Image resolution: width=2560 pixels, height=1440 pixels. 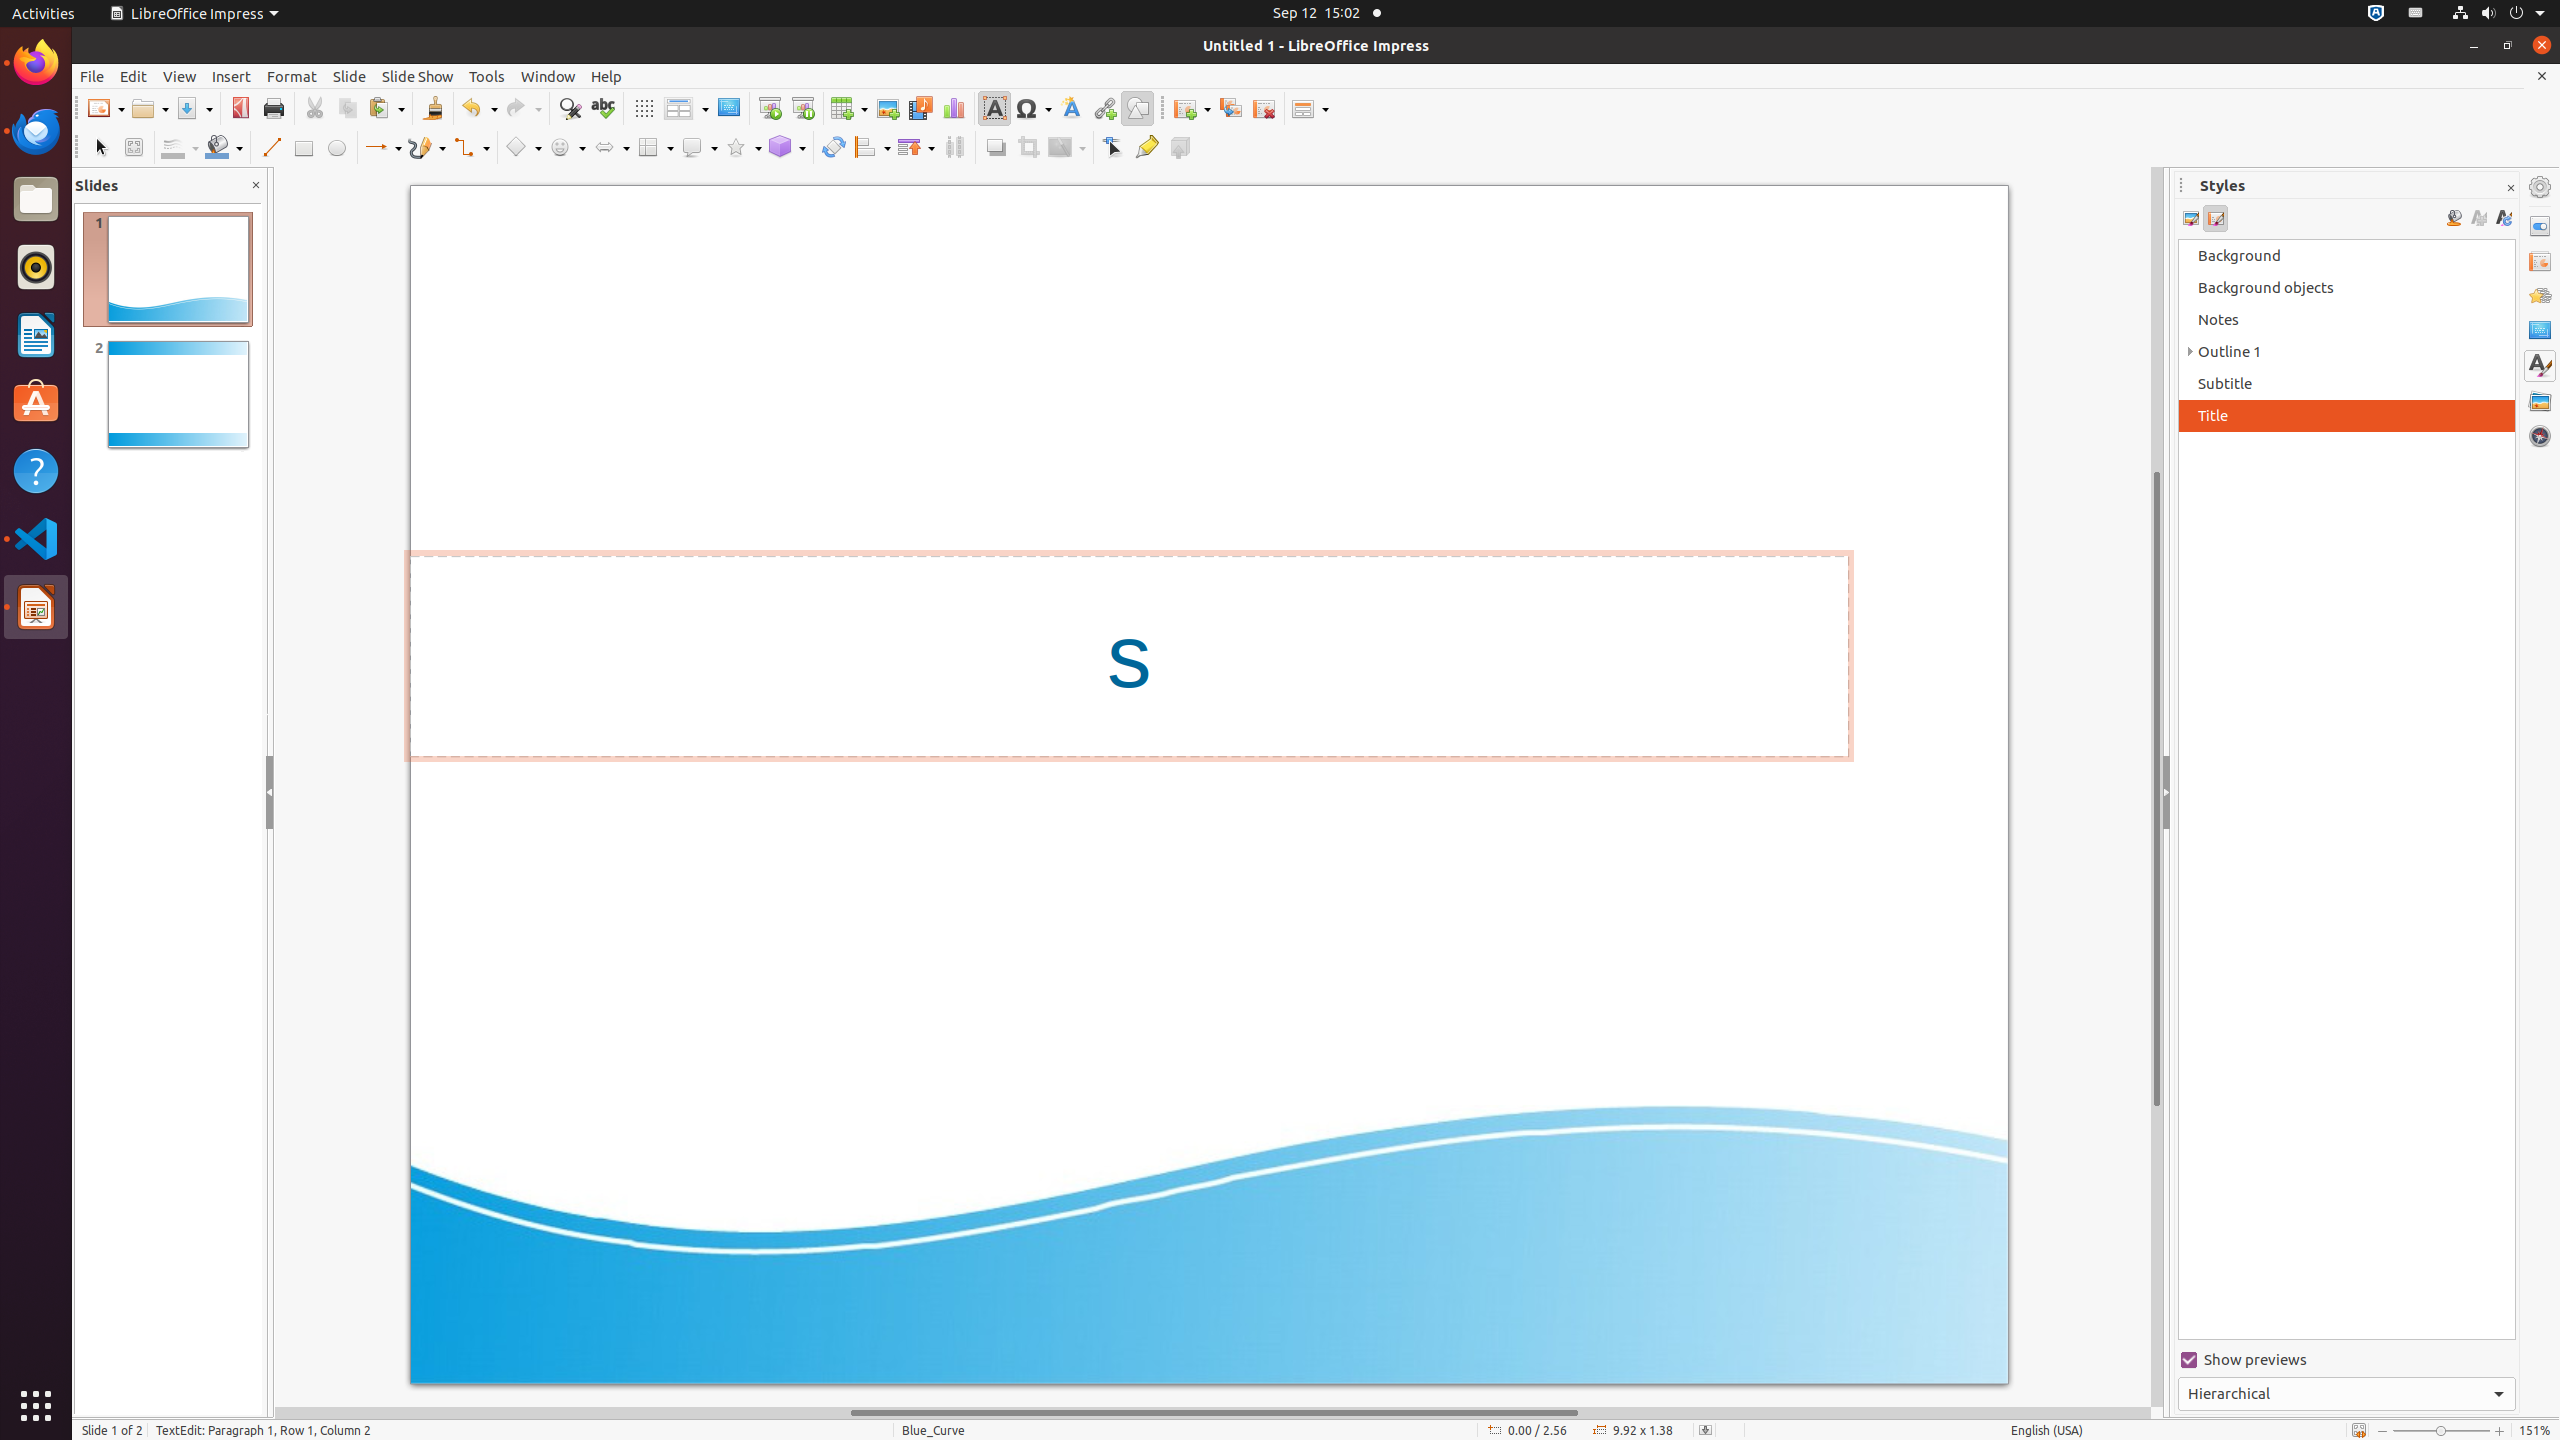 I want to click on 'Update Style', so click(x=2502, y=218).